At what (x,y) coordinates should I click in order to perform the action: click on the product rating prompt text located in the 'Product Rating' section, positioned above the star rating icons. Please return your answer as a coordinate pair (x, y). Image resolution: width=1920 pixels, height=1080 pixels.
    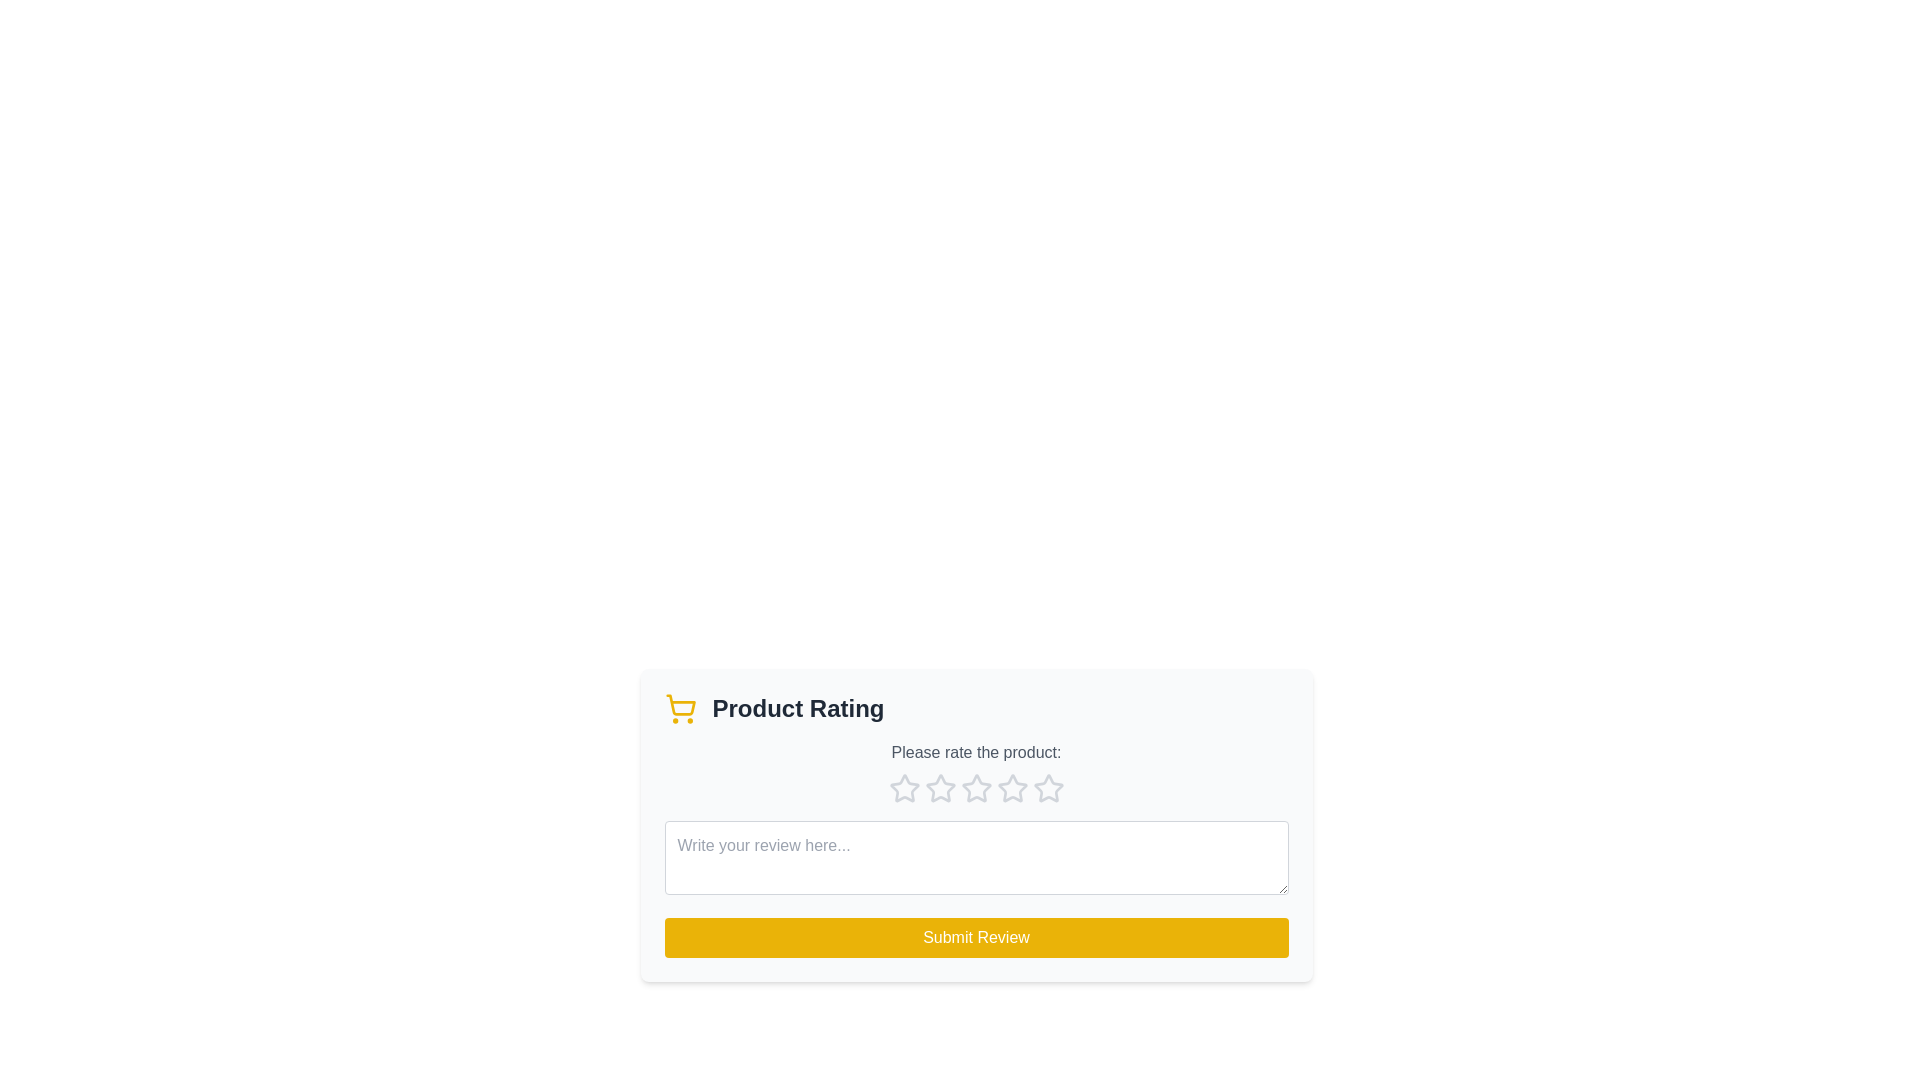
    Looking at the image, I should click on (976, 752).